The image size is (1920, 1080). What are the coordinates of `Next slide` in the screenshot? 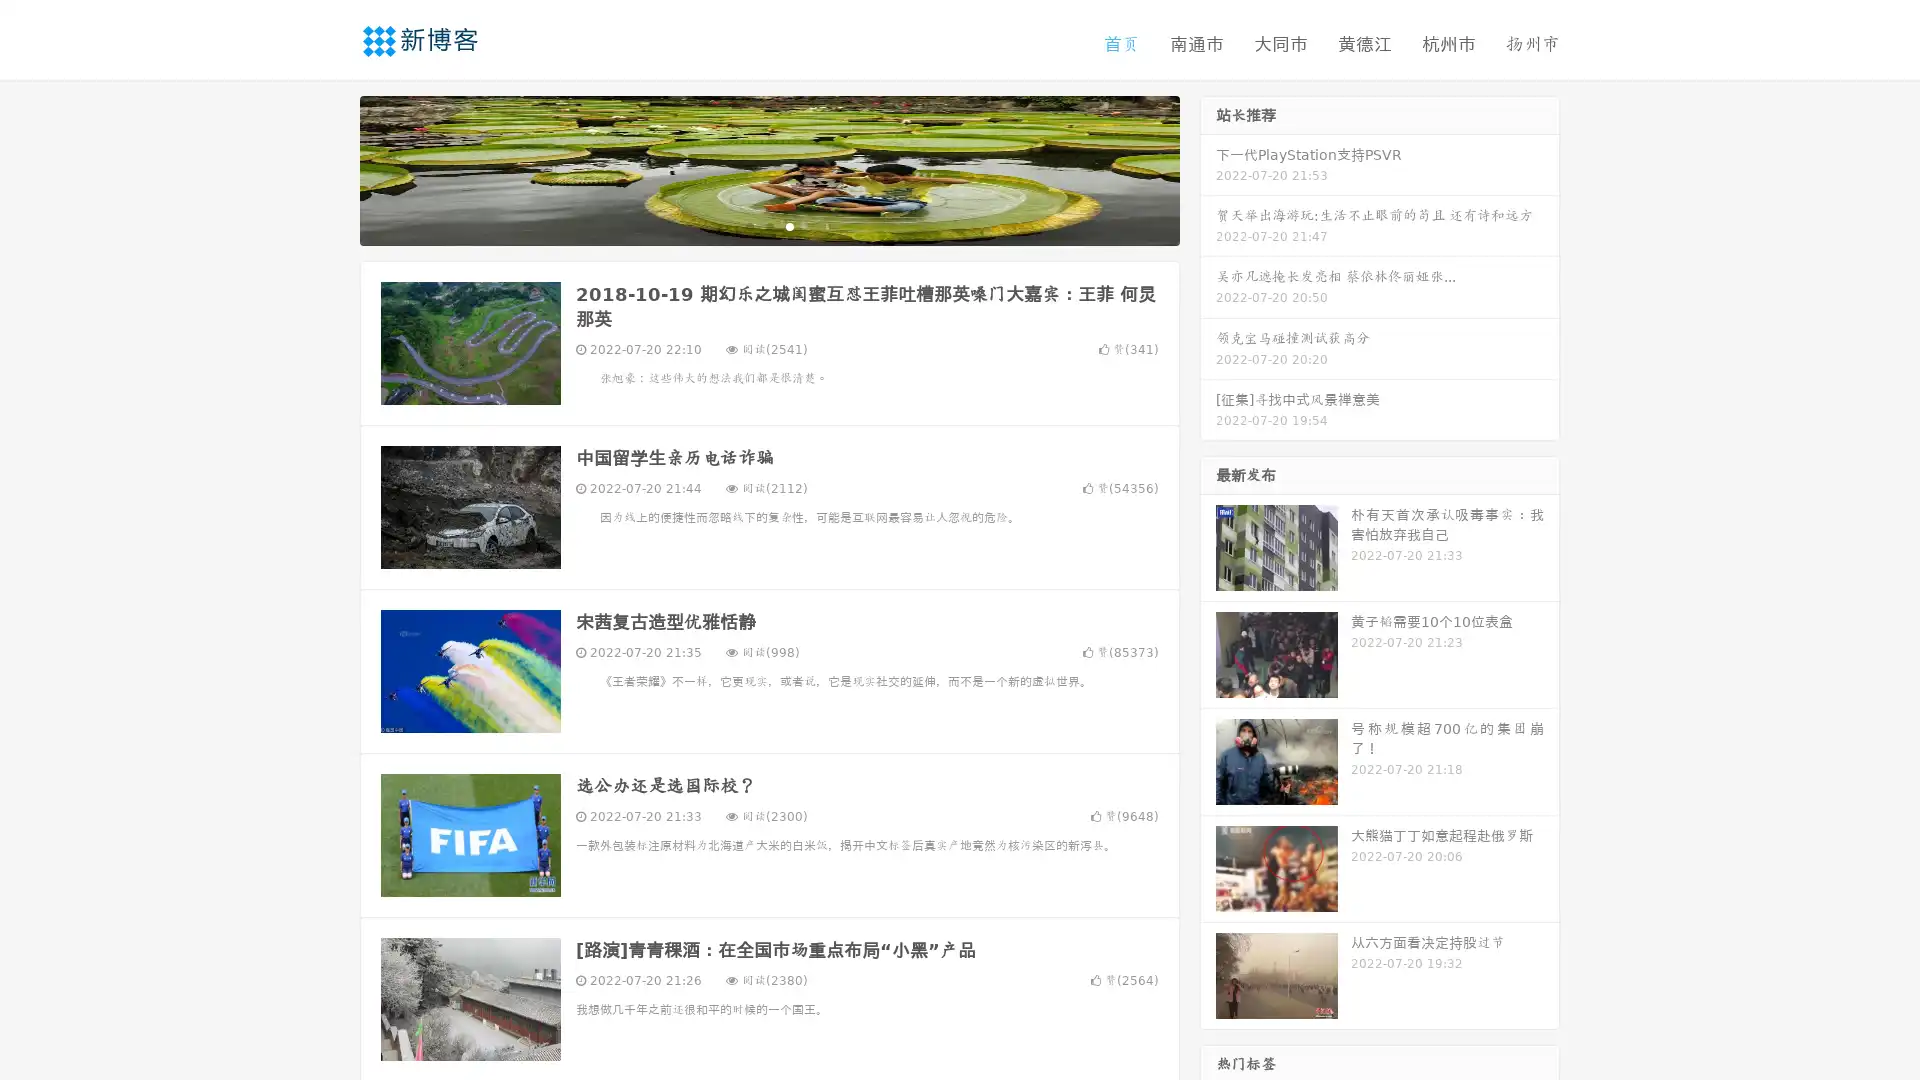 It's located at (1208, 168).